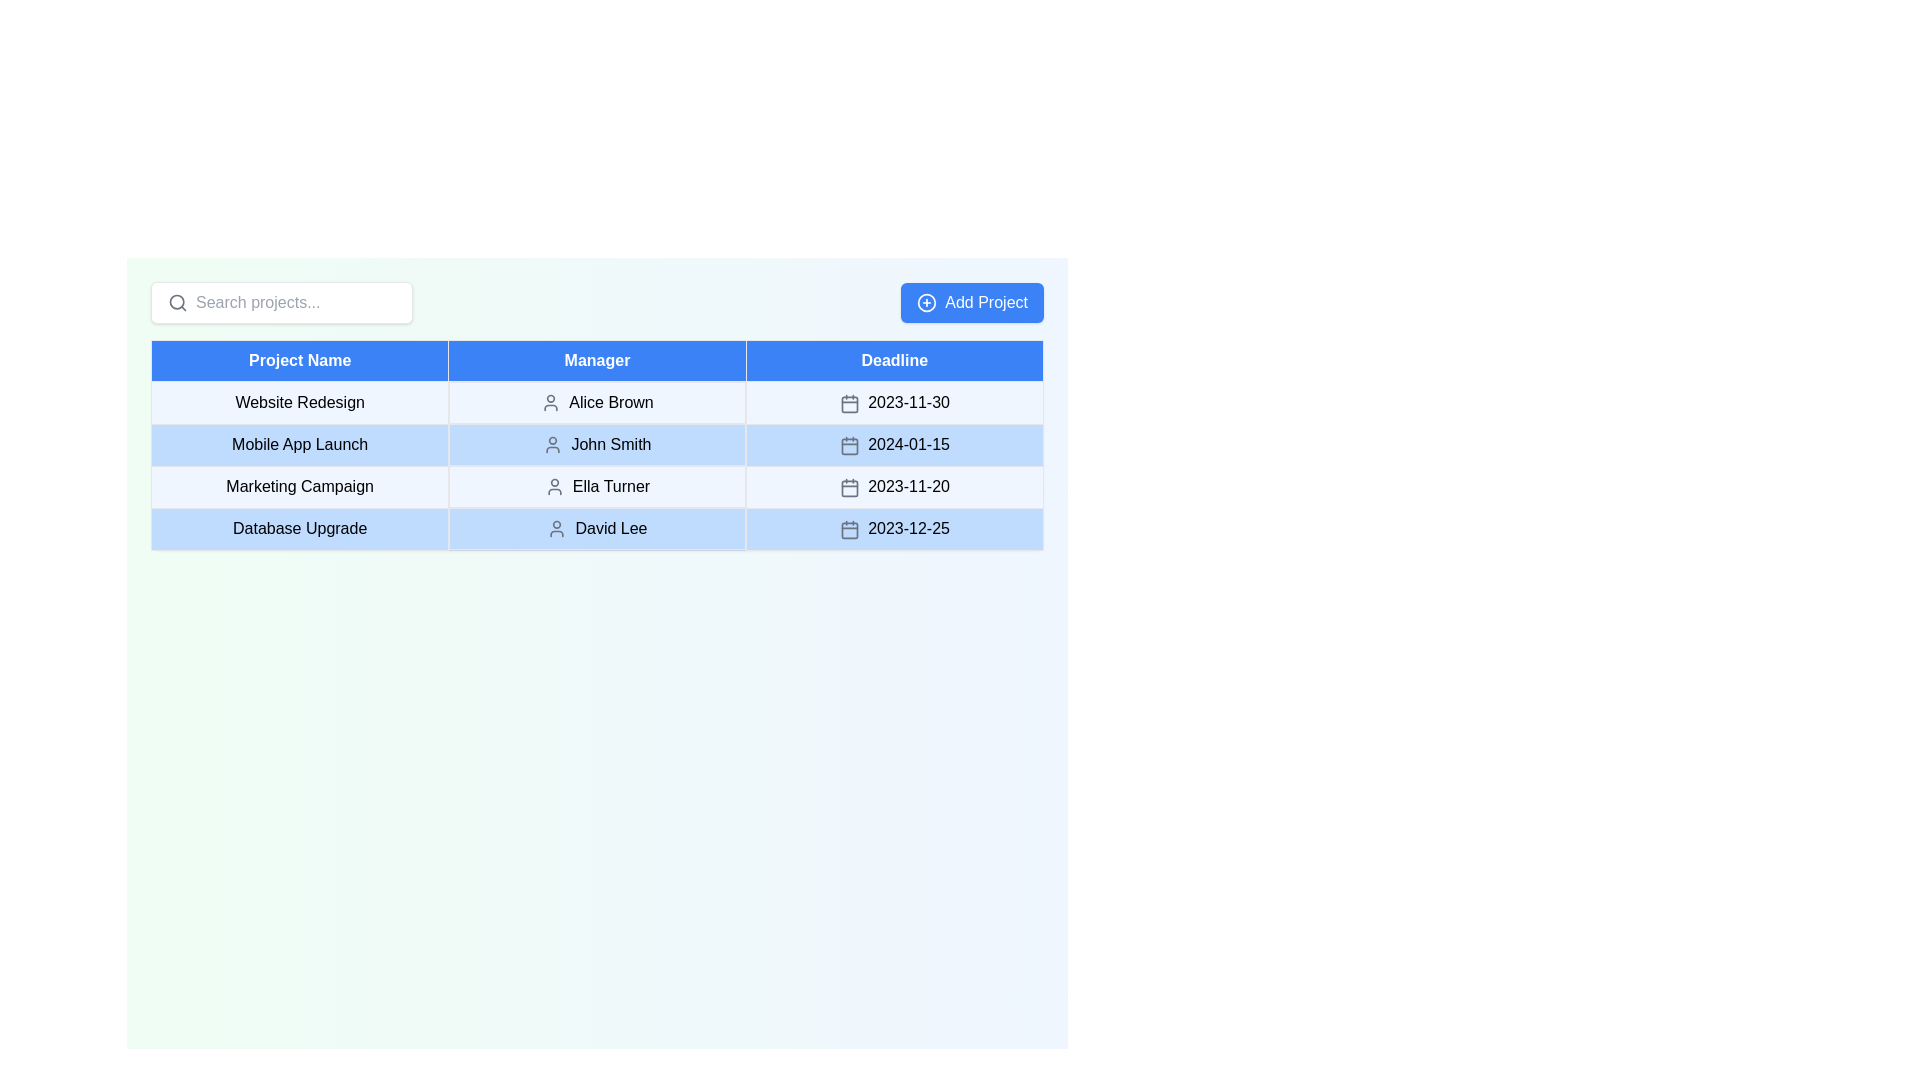 The height and width of the screenshot is (1080, 1920). What do you see at coordinates (596, 443) in the screenshot?
I see `the non-interactive text label identifying the manager 'John Smith' for the 'Mobile App Launch' project in the table` at bounding box center [596, 443].